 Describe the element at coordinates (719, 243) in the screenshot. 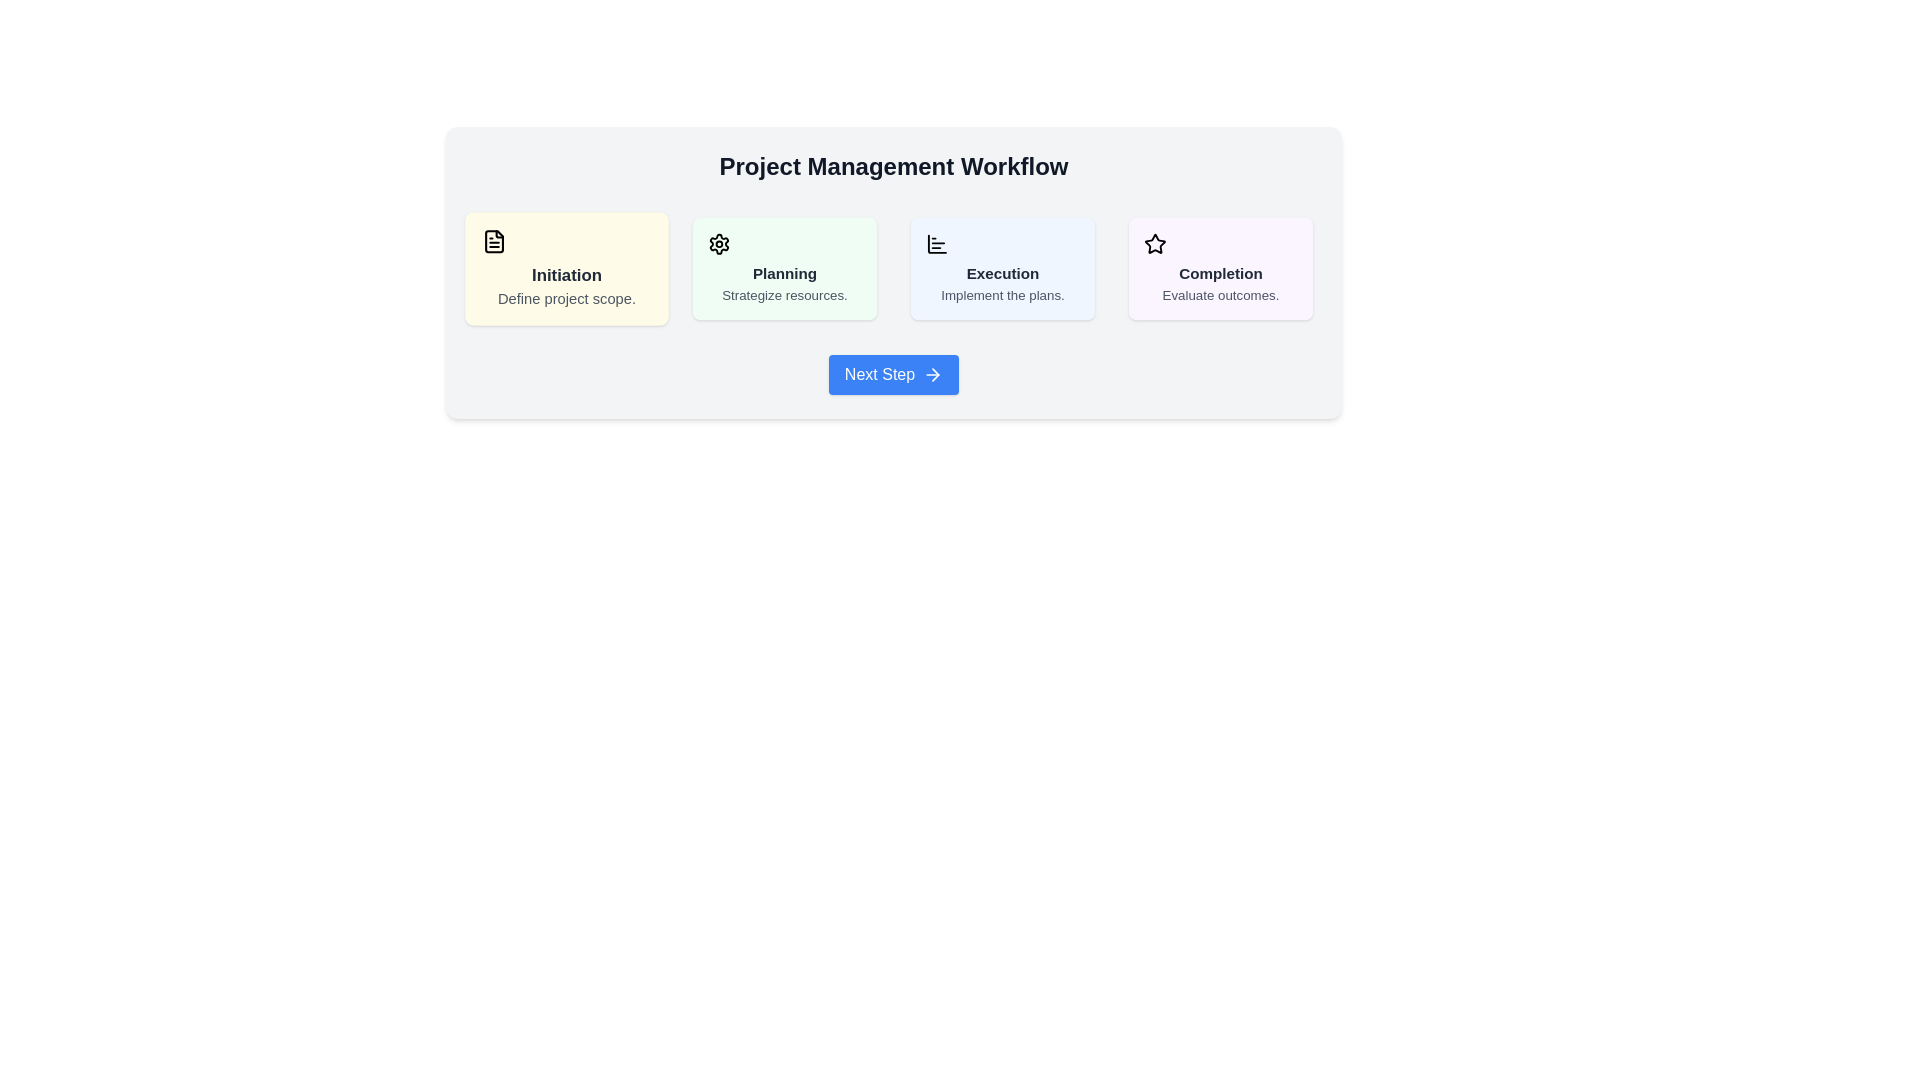

I see `the gear icon representing the settings functionality within the light green card labeled 'Planning'` at that location.